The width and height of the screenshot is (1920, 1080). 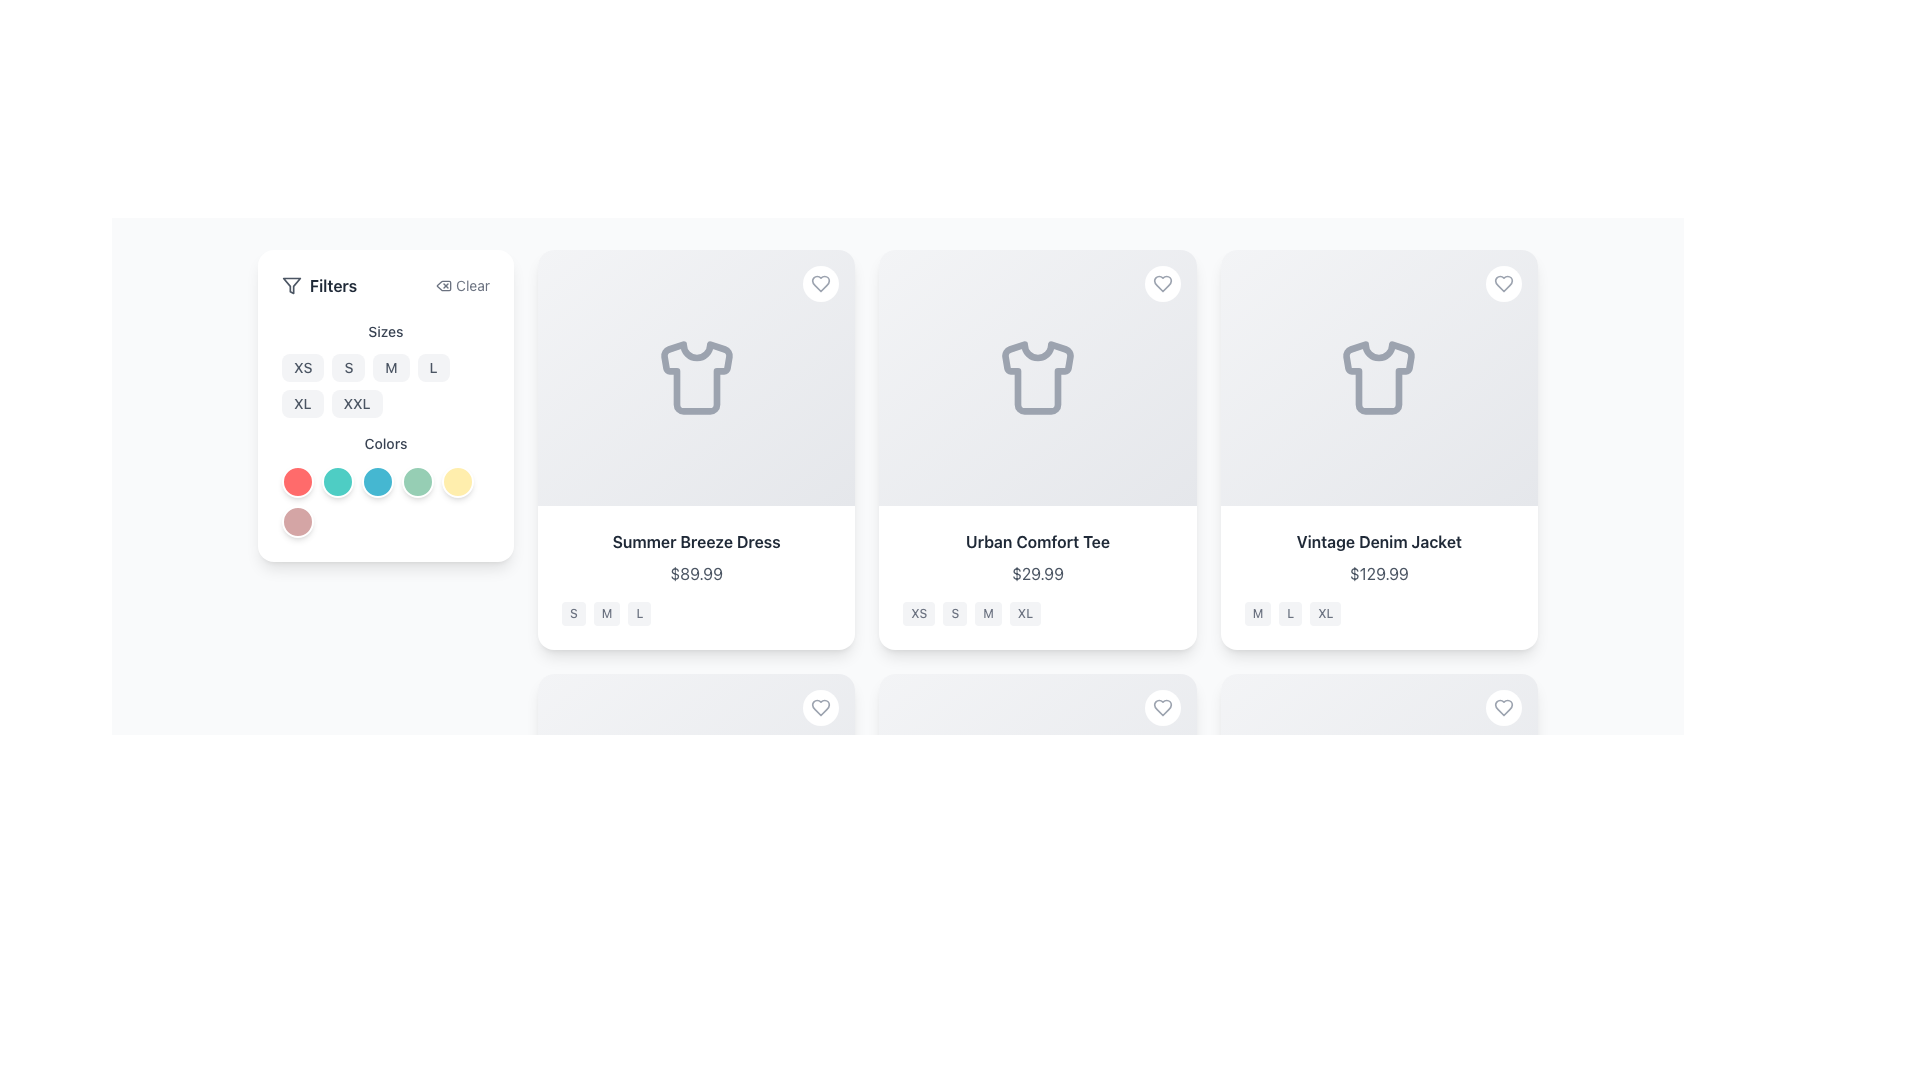 I want to click on the label with the accompanying icon located at the top-left side of the filter panel to focus on filter options, so click(x=318, y=285).